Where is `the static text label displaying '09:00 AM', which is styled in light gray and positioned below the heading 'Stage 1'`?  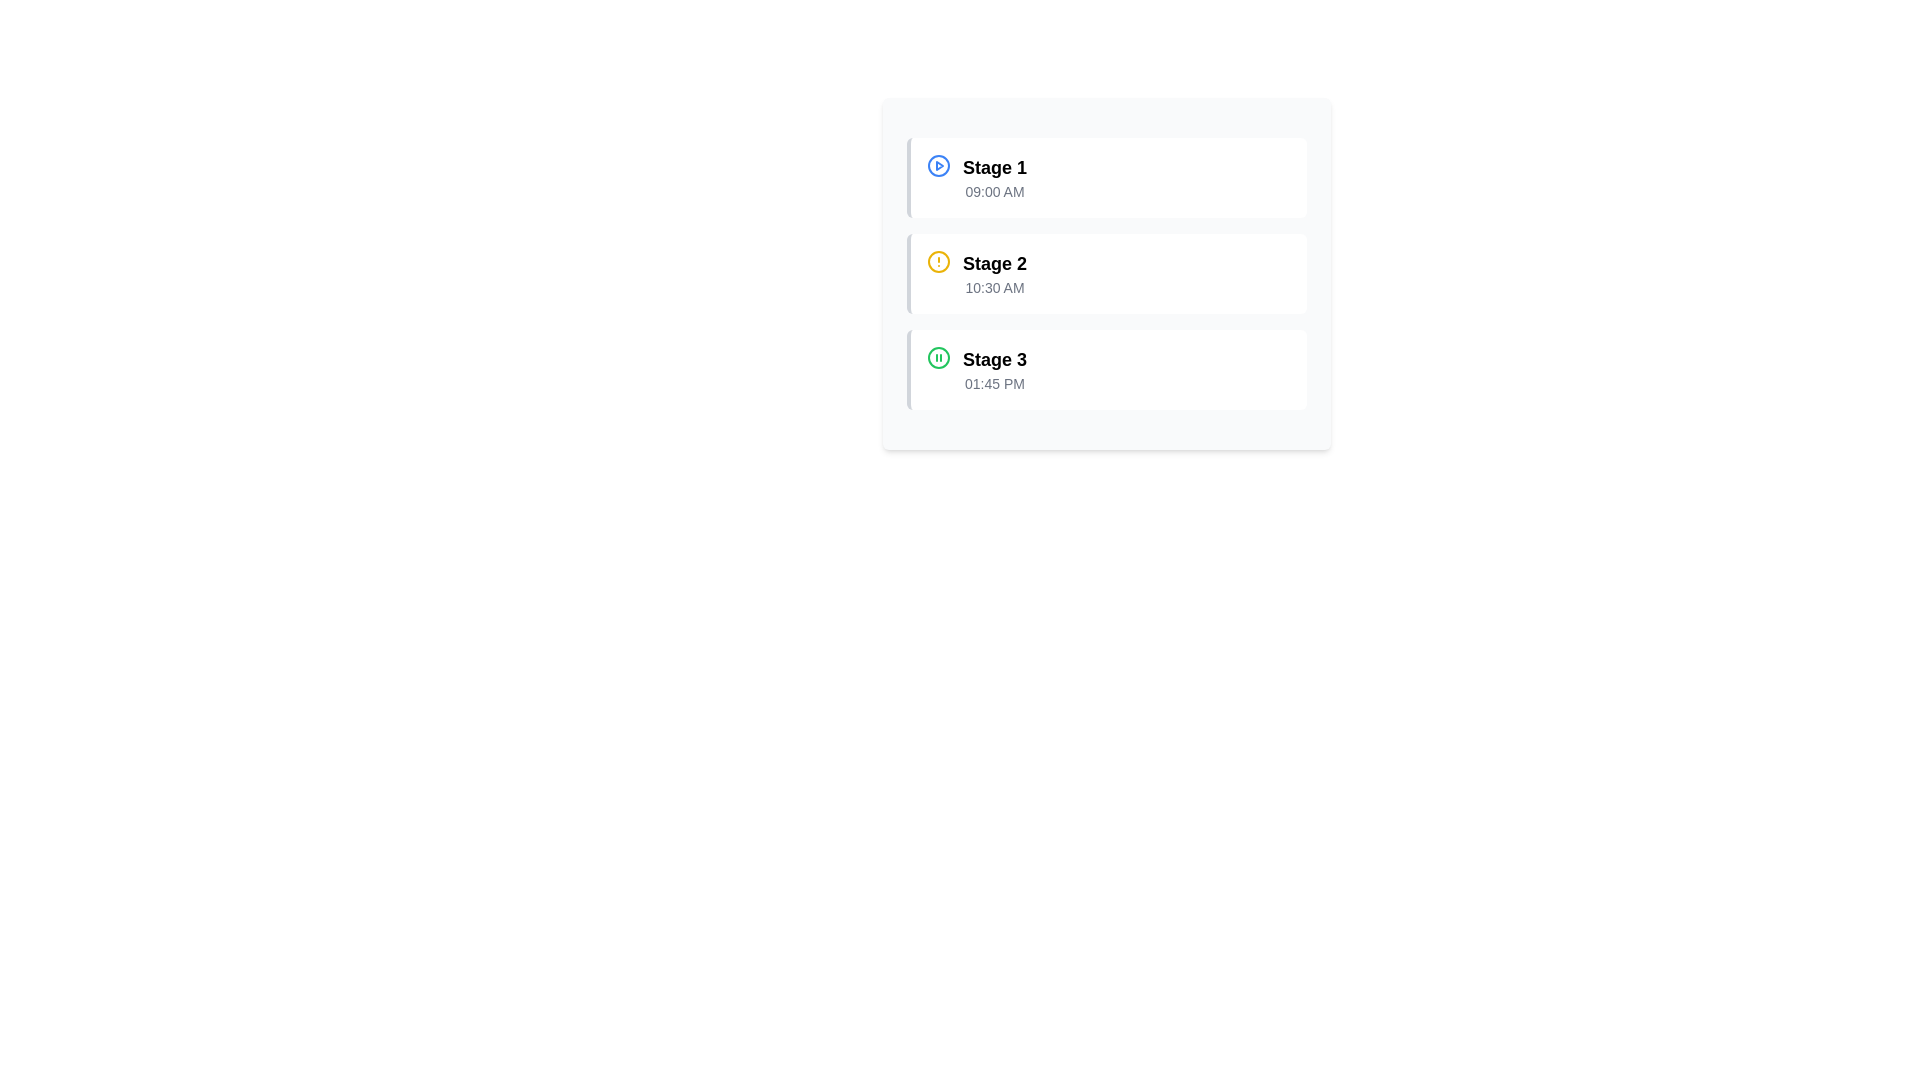
the static text label displaying '09:00 AM', which is styled in light gray and positioned below the heading 'Stage 1' is located at coordinates (994, 192).